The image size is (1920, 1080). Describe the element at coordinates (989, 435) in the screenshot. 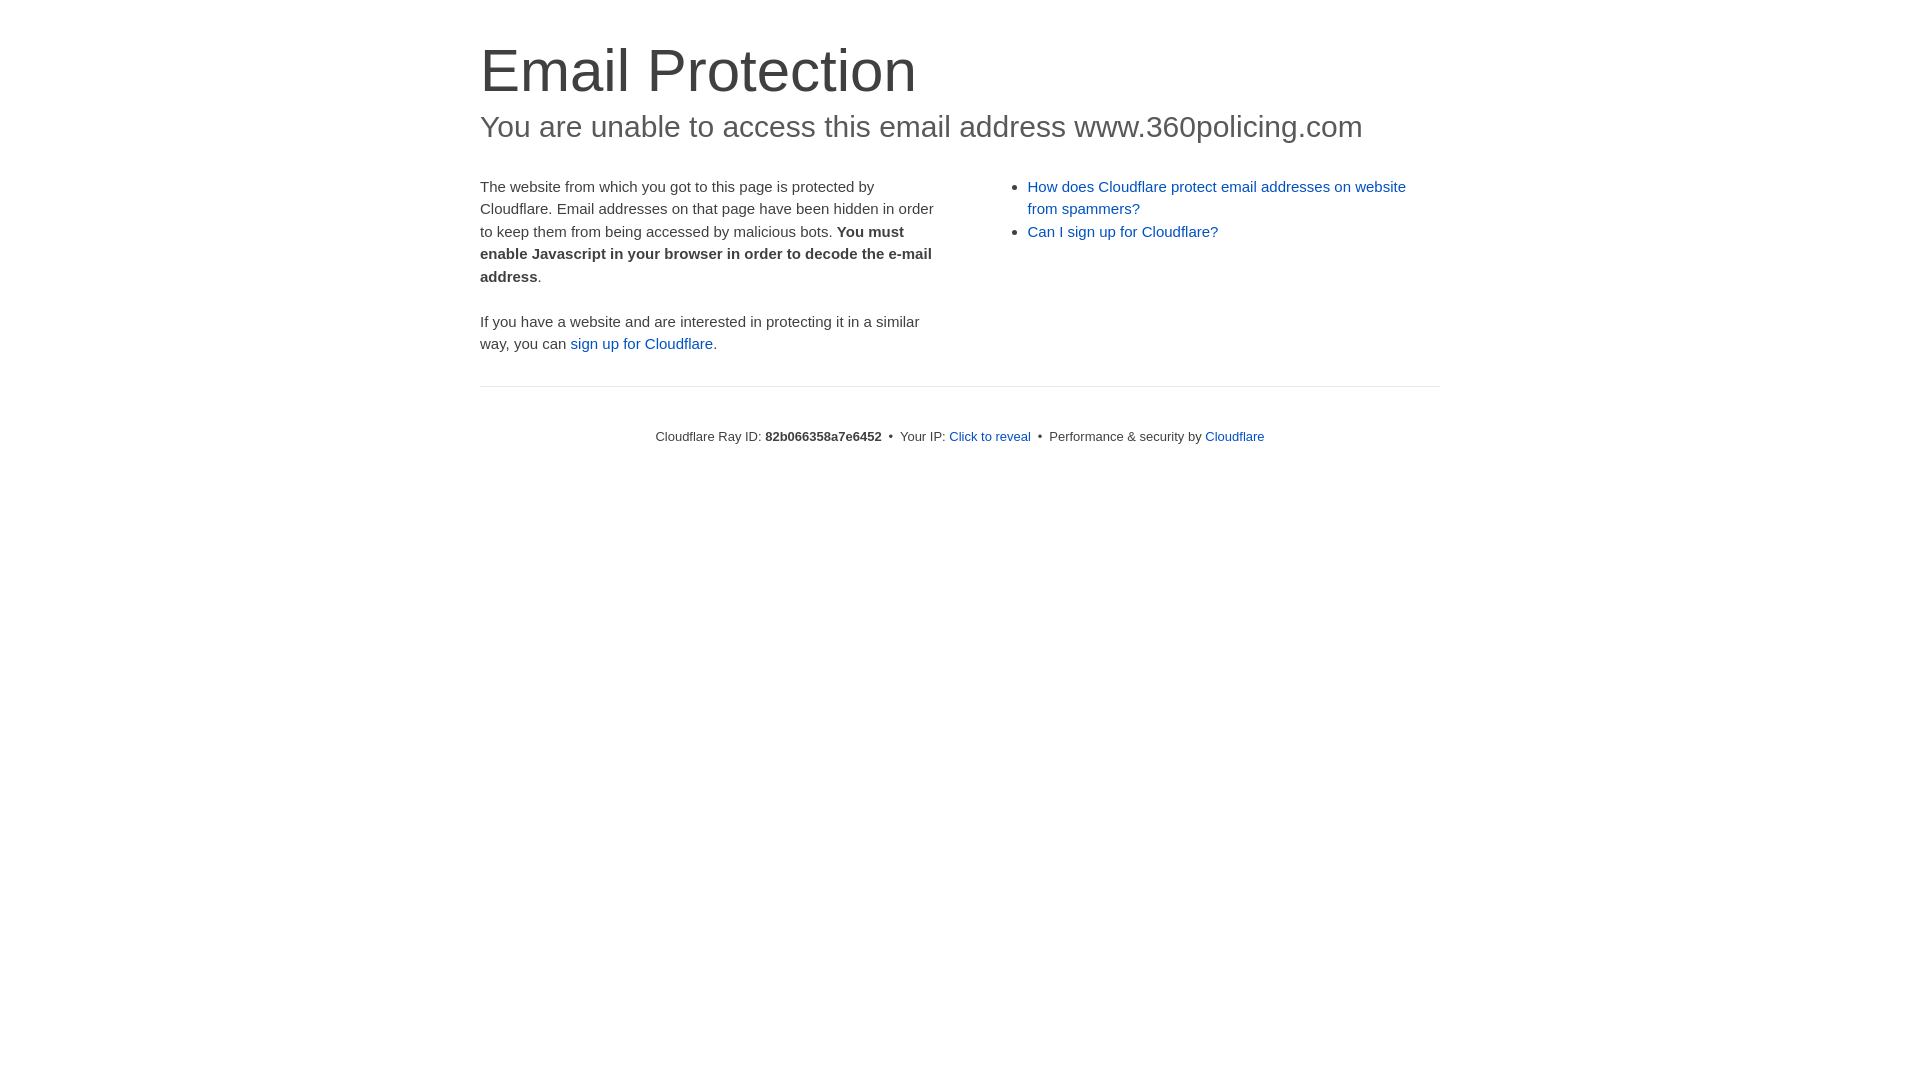

I see `'Click to reveal'` at that location.